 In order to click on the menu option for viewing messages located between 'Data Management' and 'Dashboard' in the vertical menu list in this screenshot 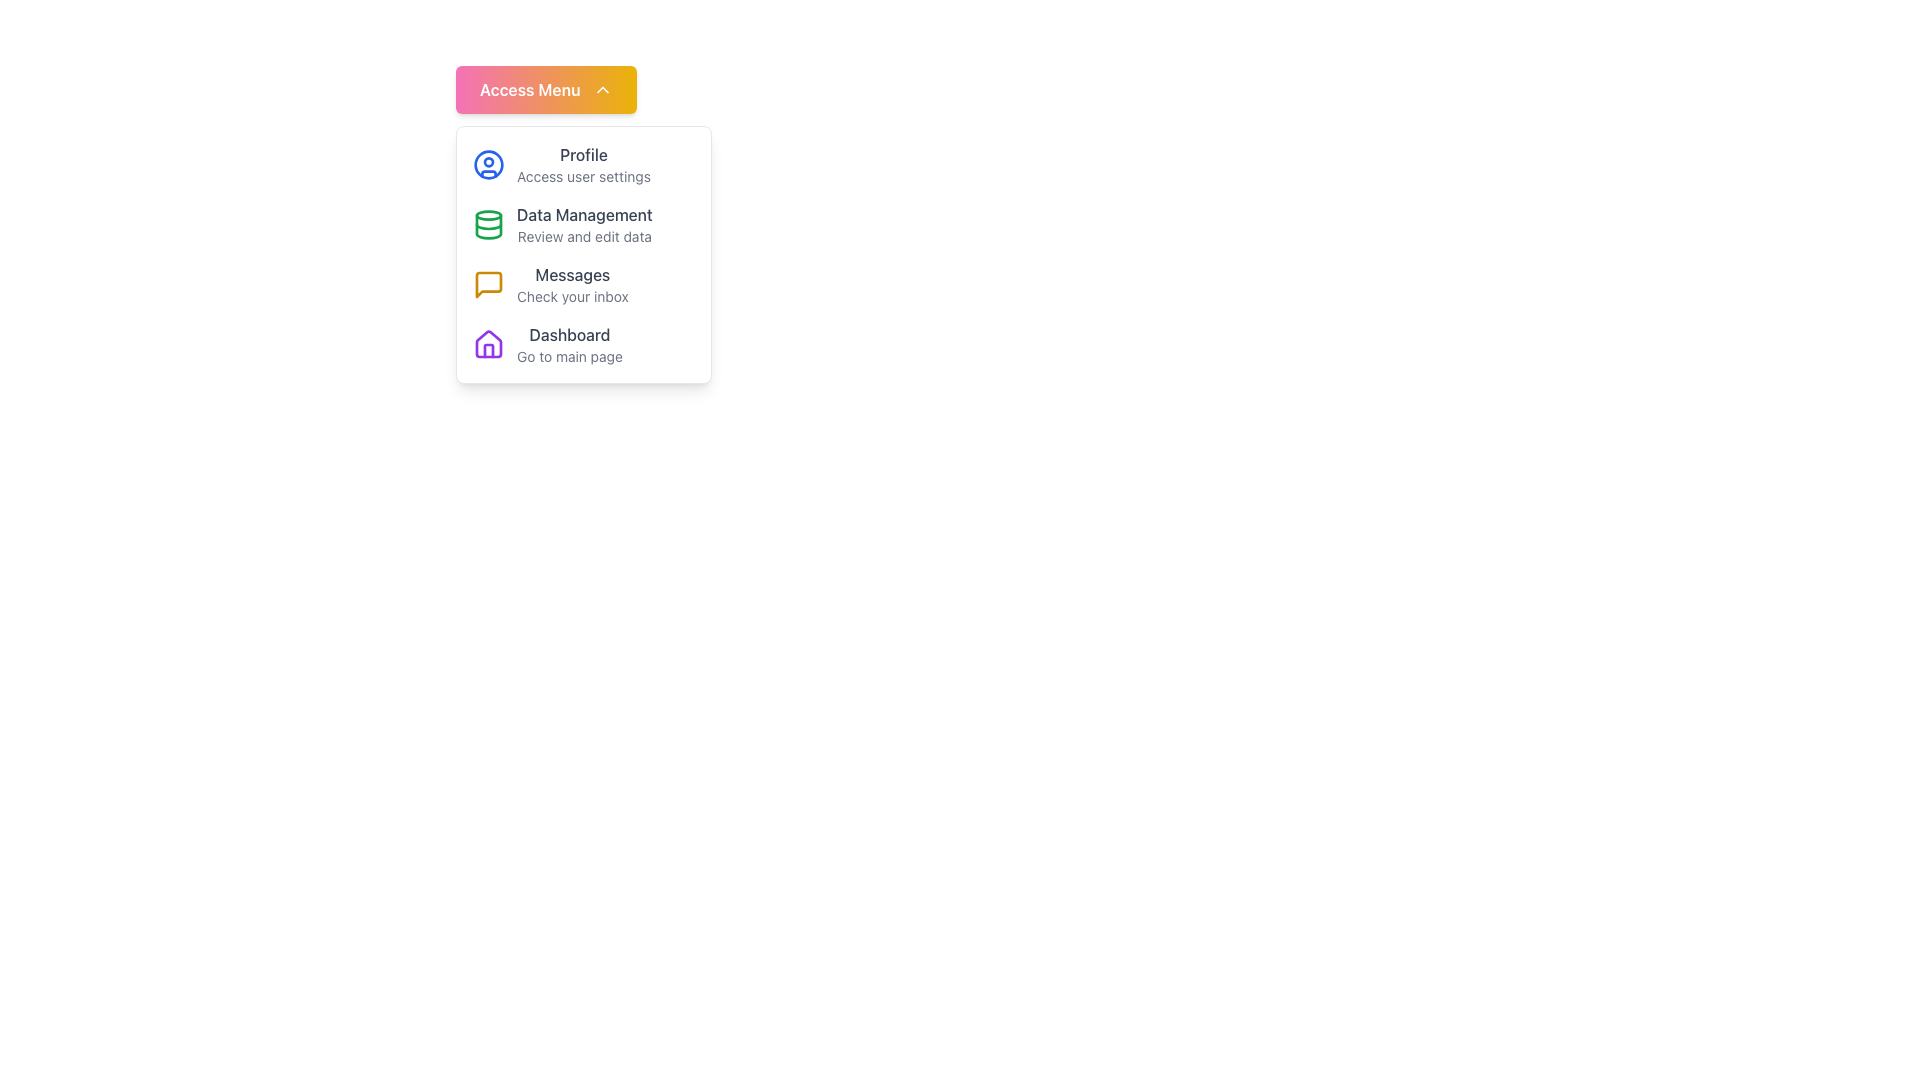, I will do `click(571, 285)`.